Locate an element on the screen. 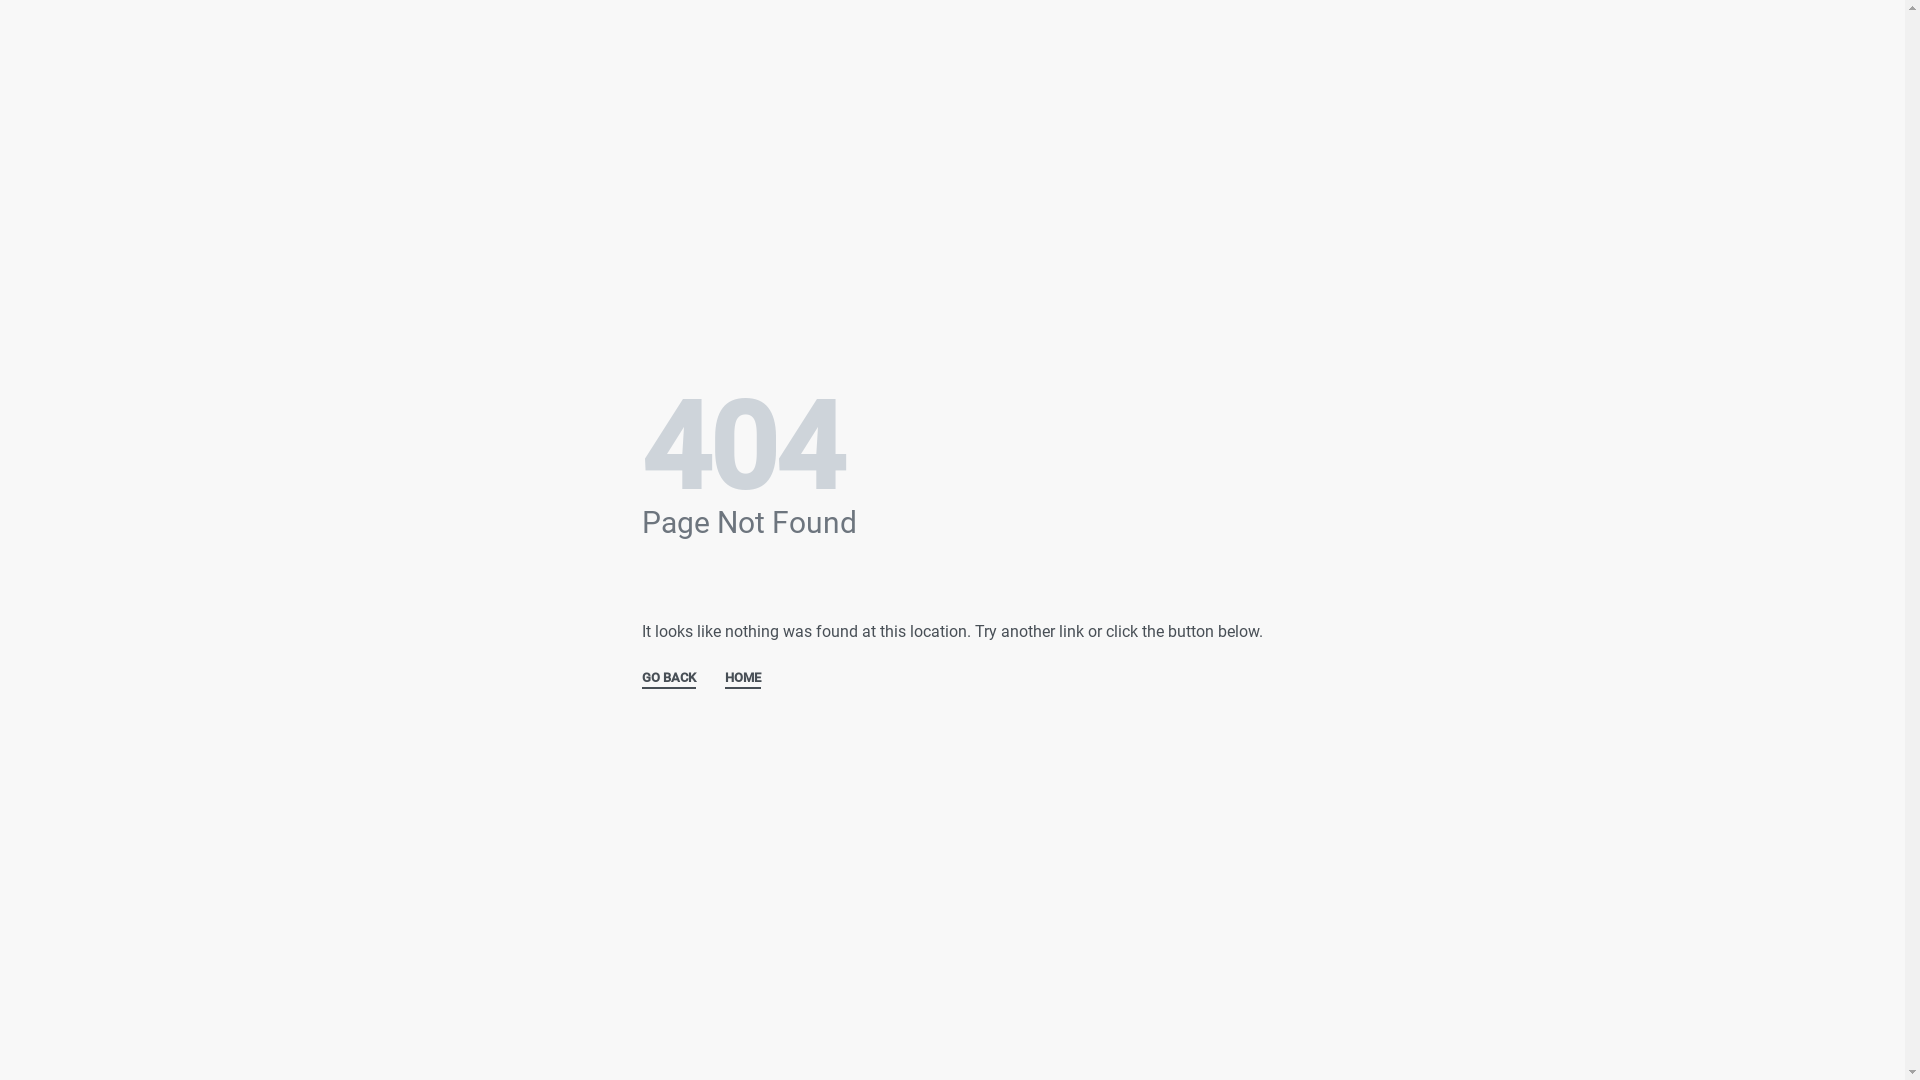 This screenshot has height=1080, width=1920. 'HOME' is located at coordinates (723, 678).